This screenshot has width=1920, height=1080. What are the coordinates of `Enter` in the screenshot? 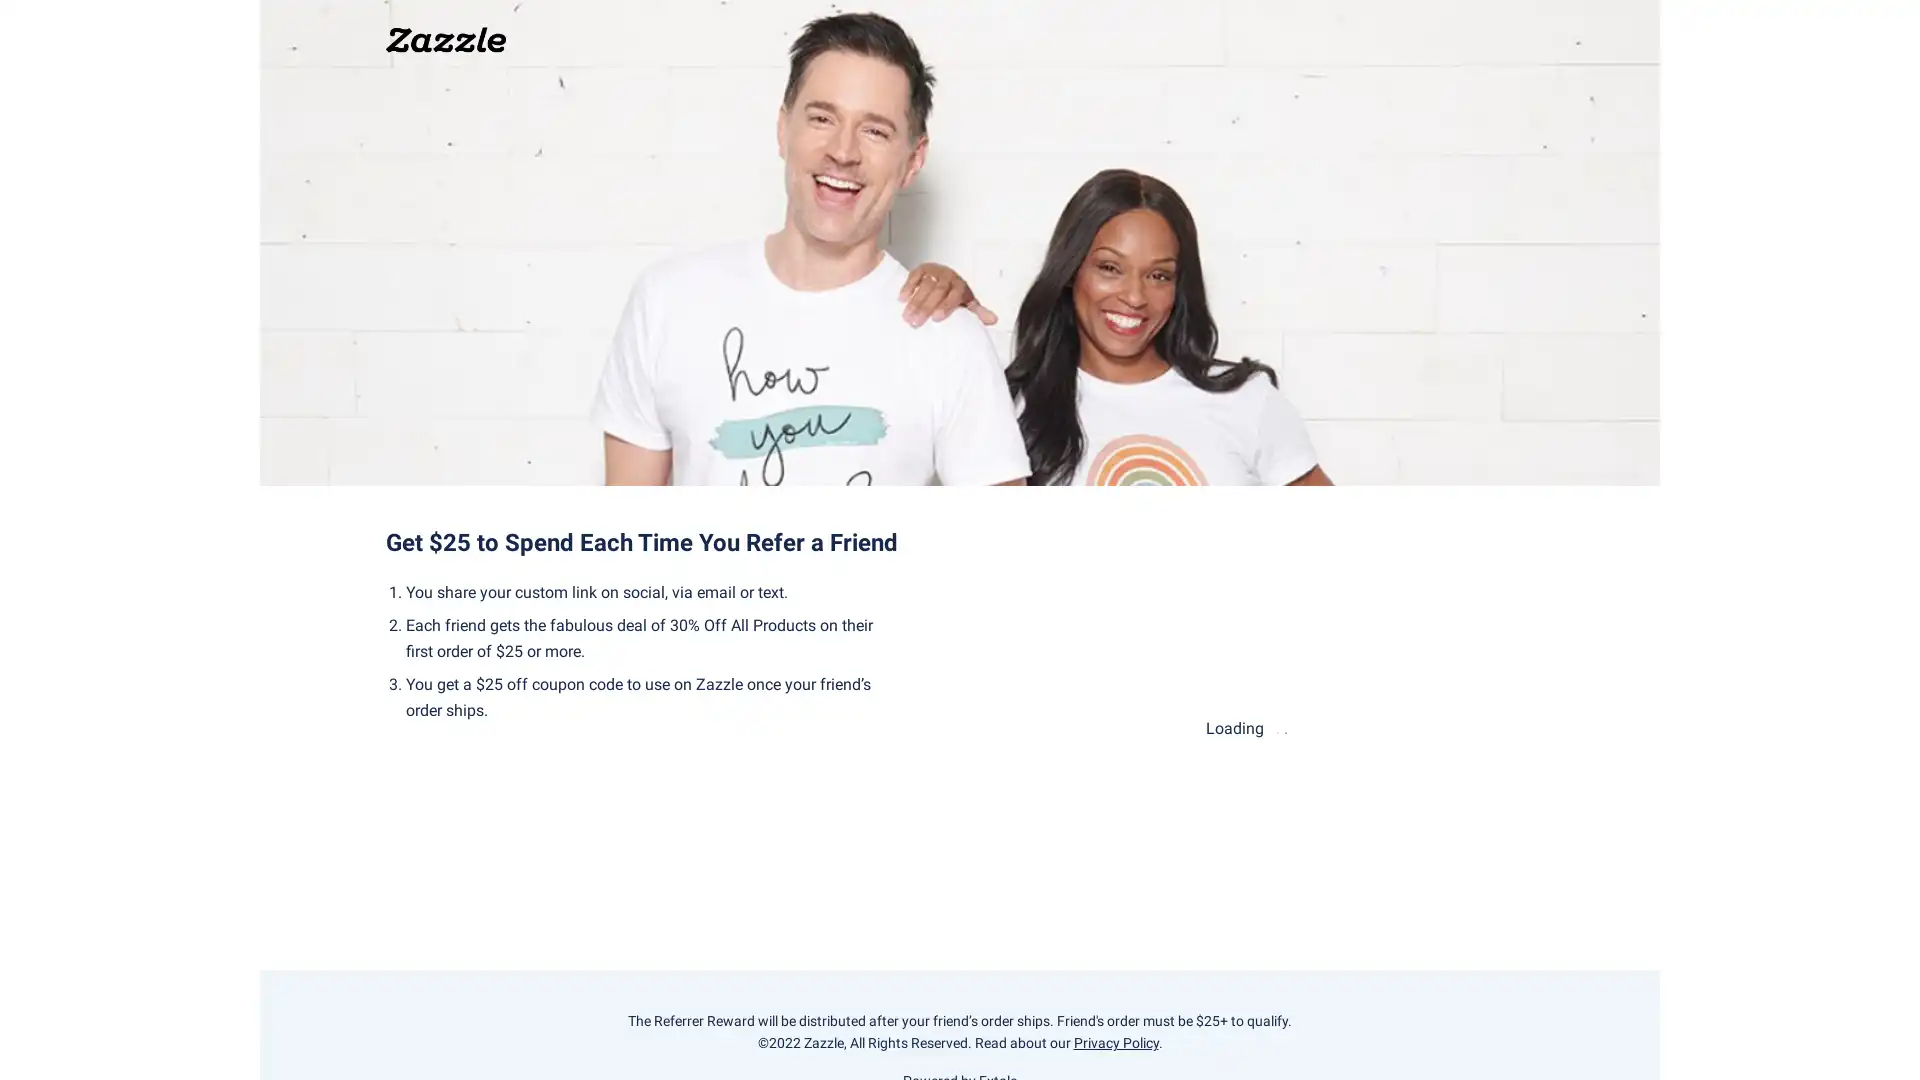 It's located at (1469, 626).